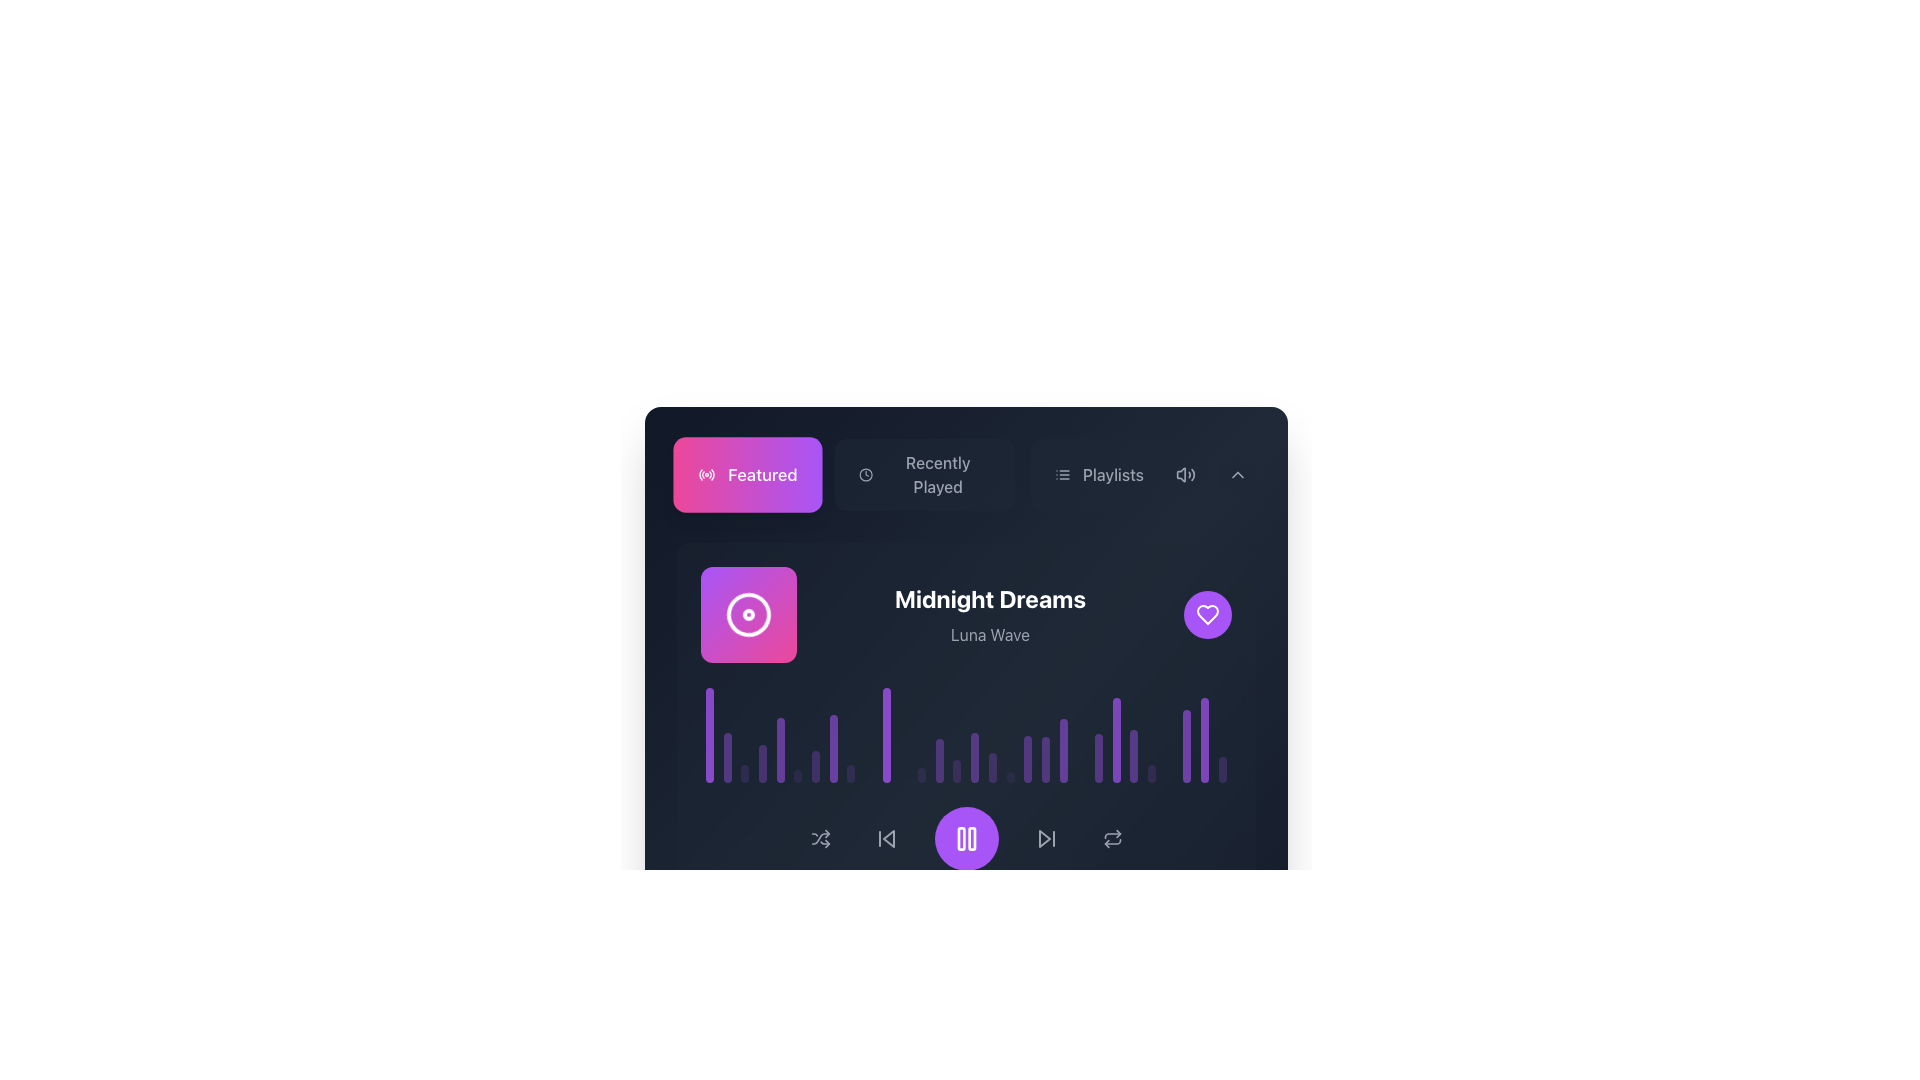 Image resolution: width=1920 pixels, height=1080 pixels. Describe the element at coordinates (816, 766) in the screenshot. I see `the 7th element of the horizontally aligned indicator bar group located beneath the song title 'Midnight Dreams' and the album cover image` at that location.